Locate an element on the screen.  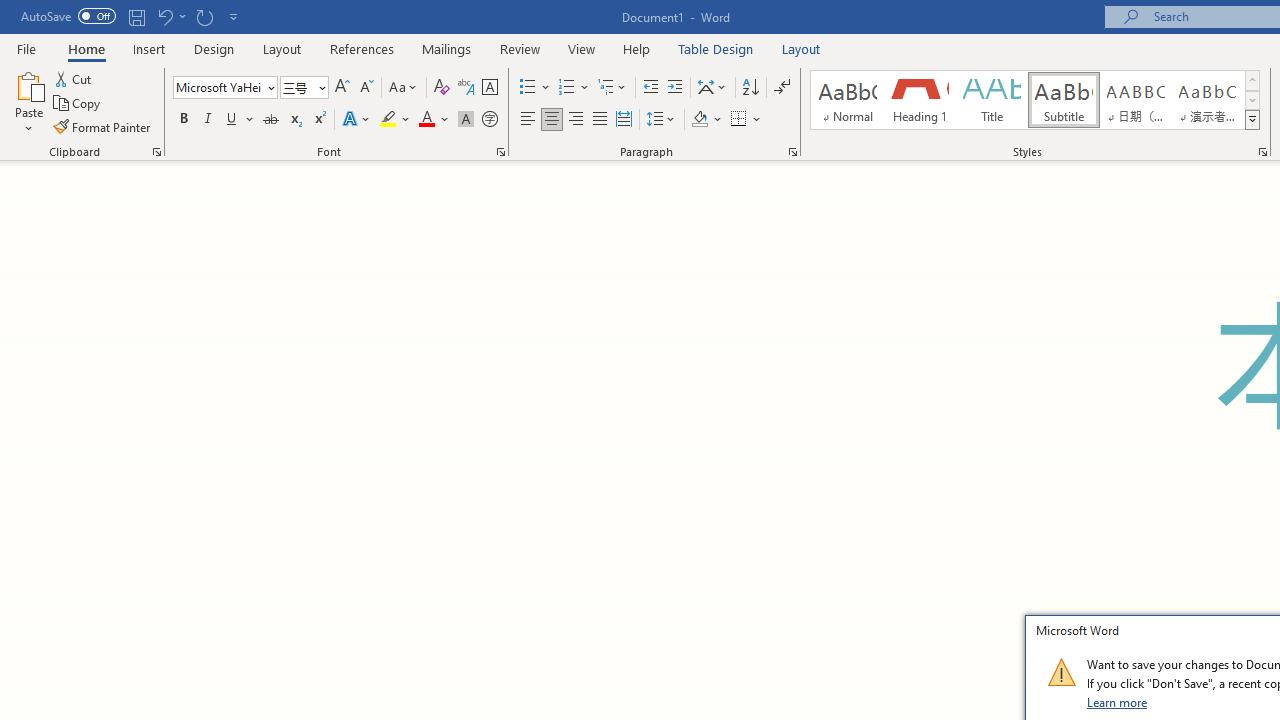
'Row Down' is located at coordinates (1251, 100).